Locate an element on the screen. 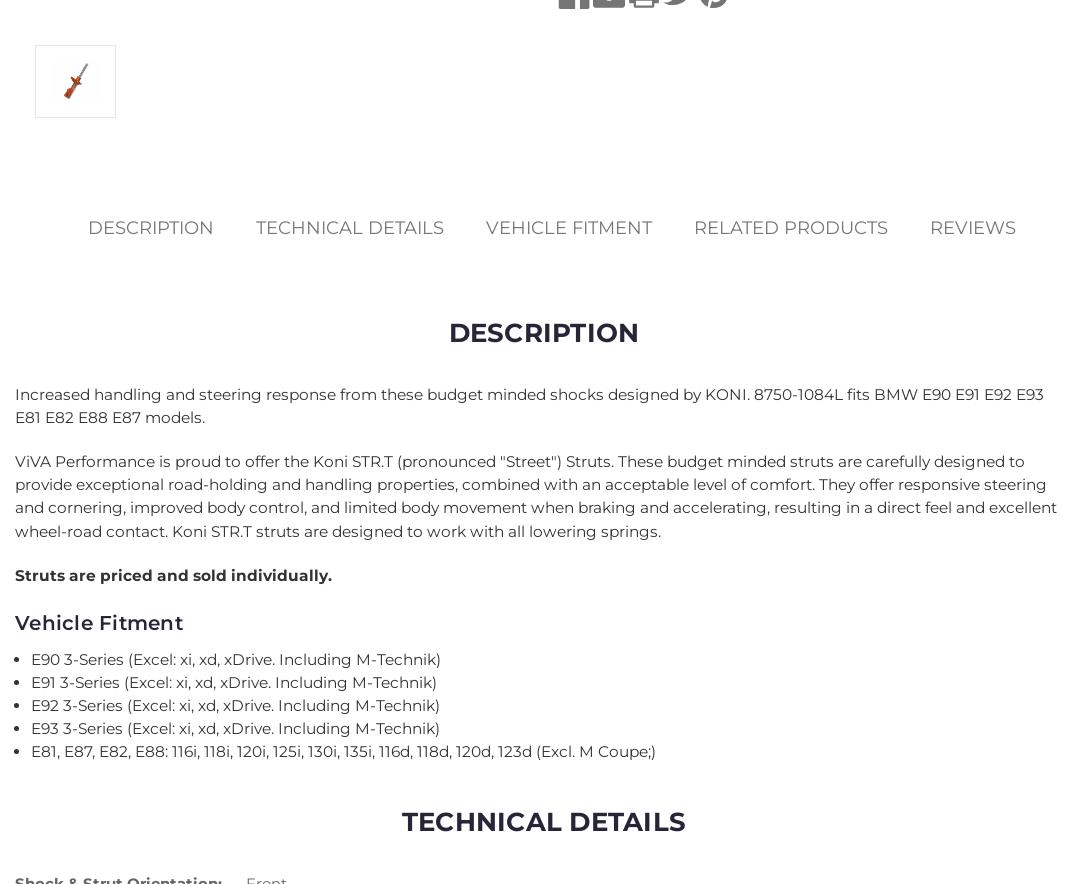 This screenshot has height=884, width=1088. 'E92 3-Series (Excel: xi, xd, xDrive. Including M-Technik)' is located at coordinates (234, 704).